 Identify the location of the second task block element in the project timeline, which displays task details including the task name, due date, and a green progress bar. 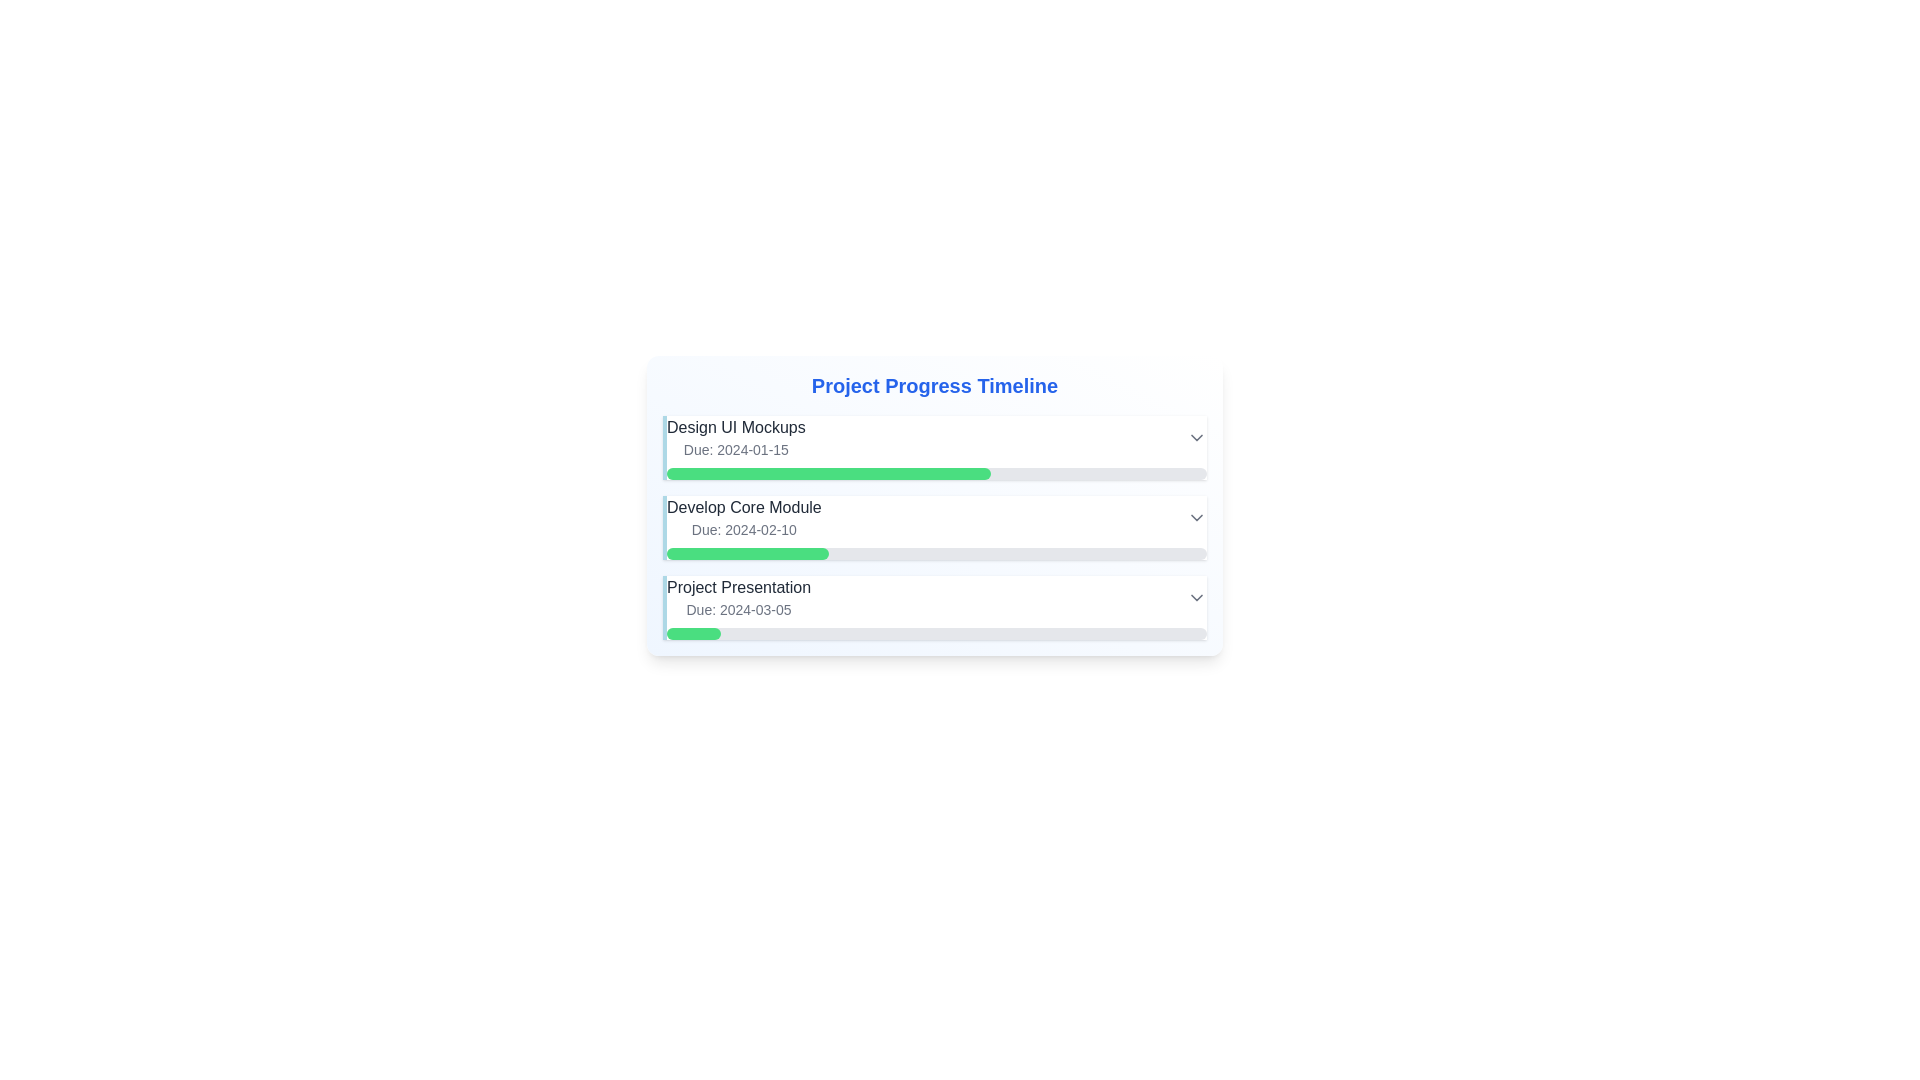
(934, 527).